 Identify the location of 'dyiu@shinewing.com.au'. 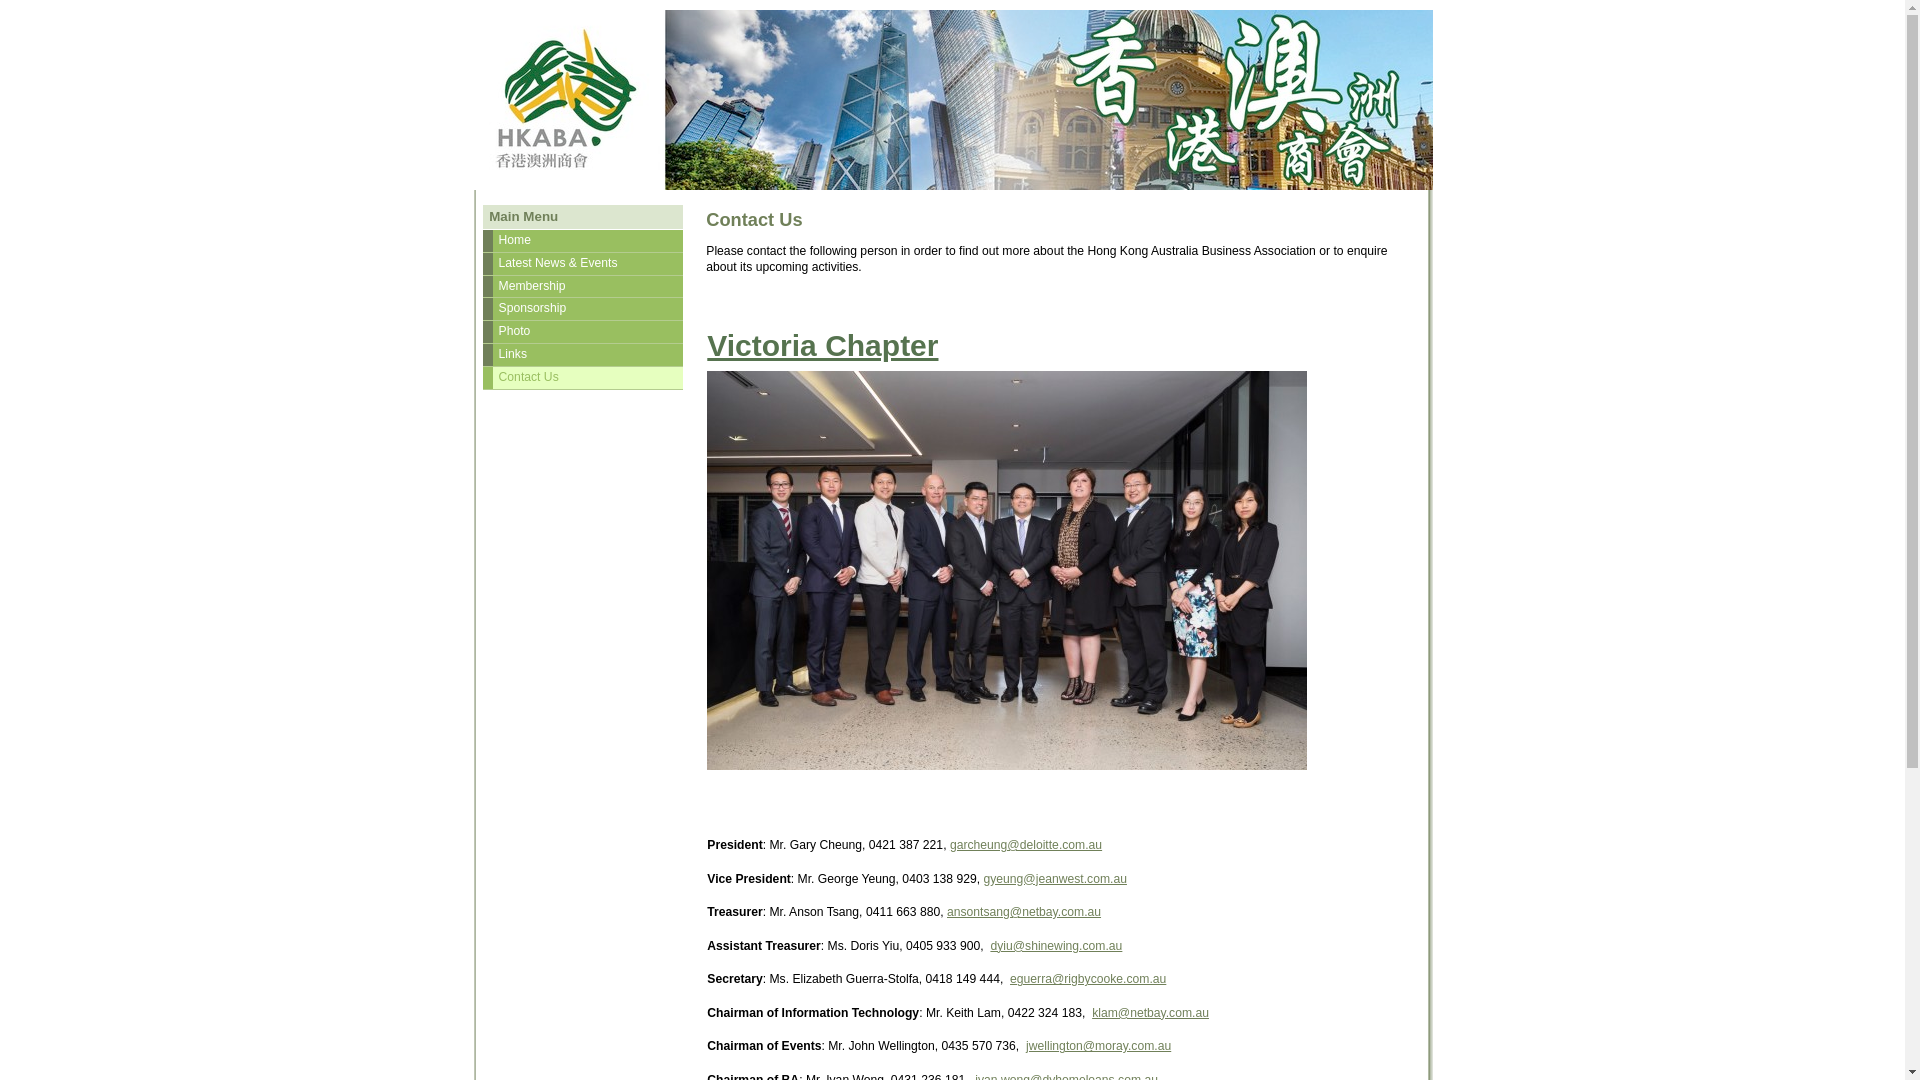
(1055, 945).